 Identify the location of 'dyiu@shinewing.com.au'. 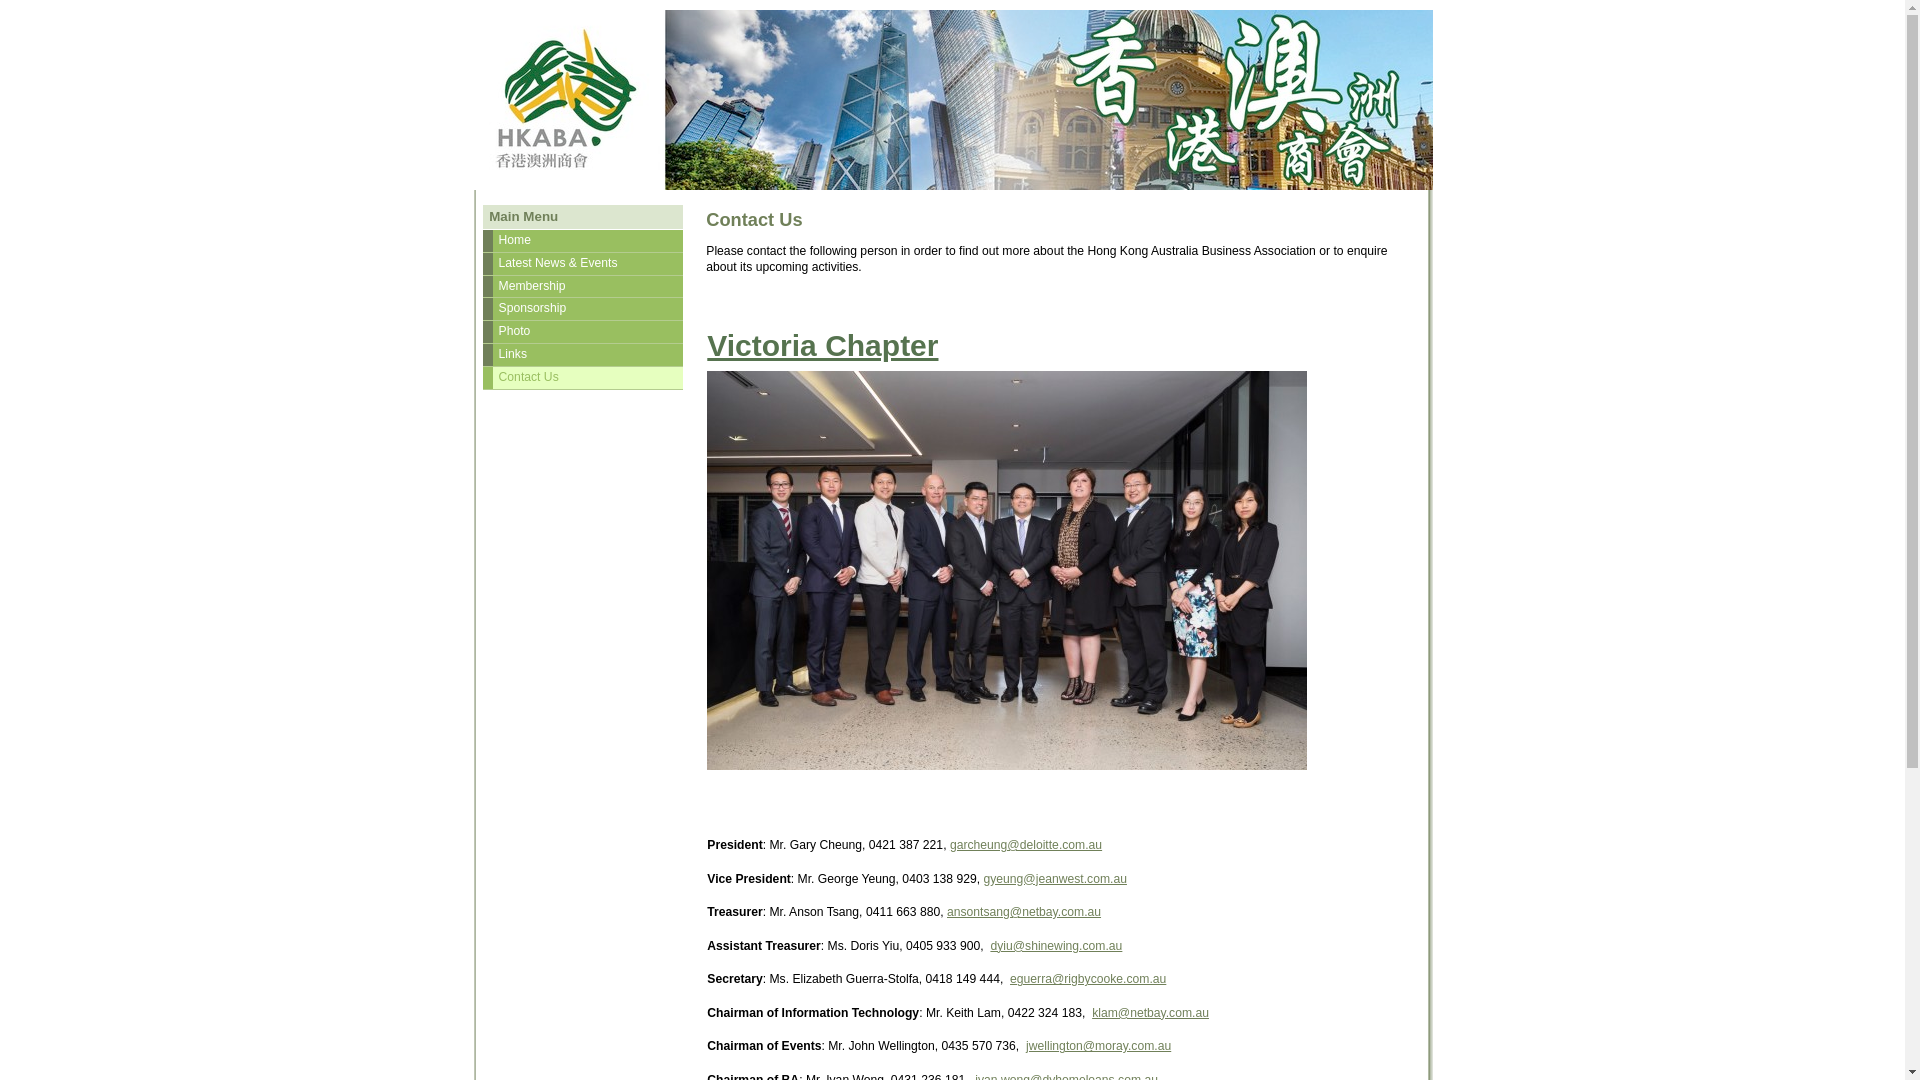
(1055, 945).